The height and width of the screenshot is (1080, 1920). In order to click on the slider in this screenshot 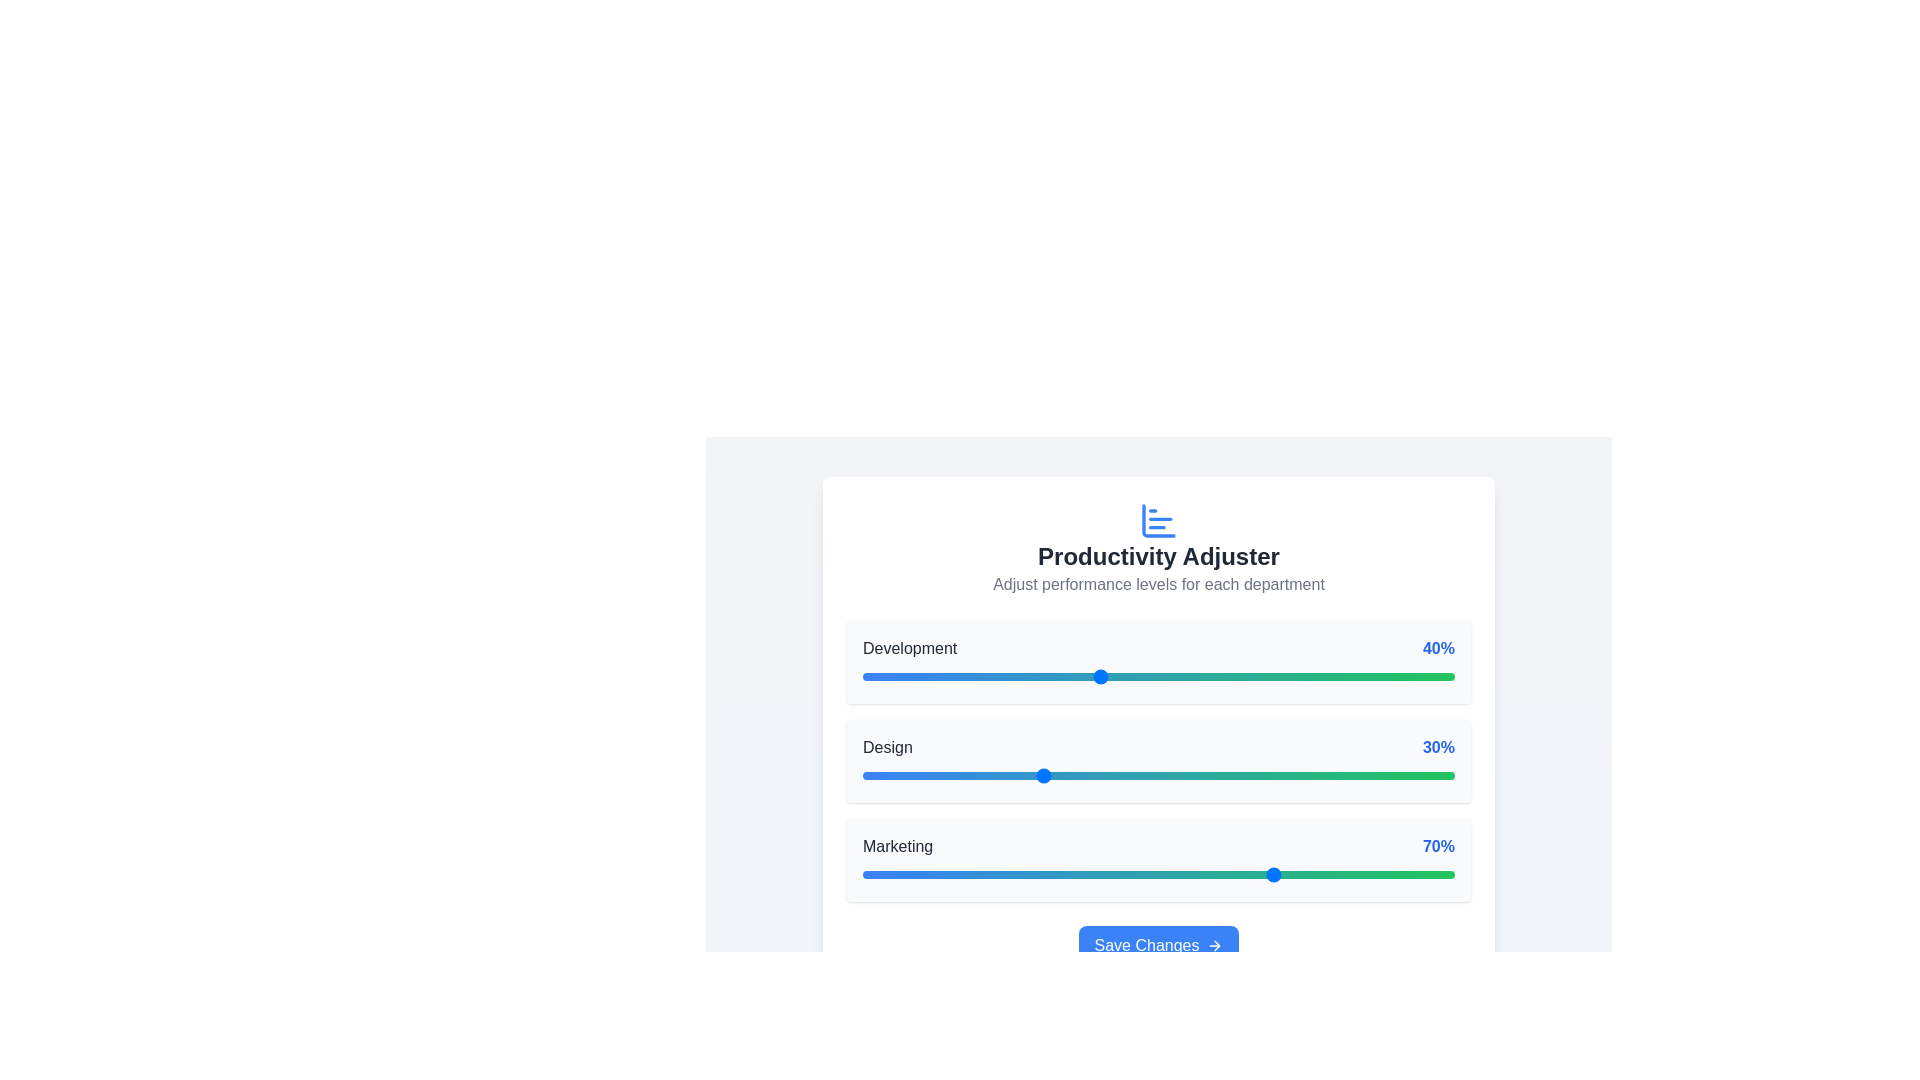, I will do `click(1141, 774)`.